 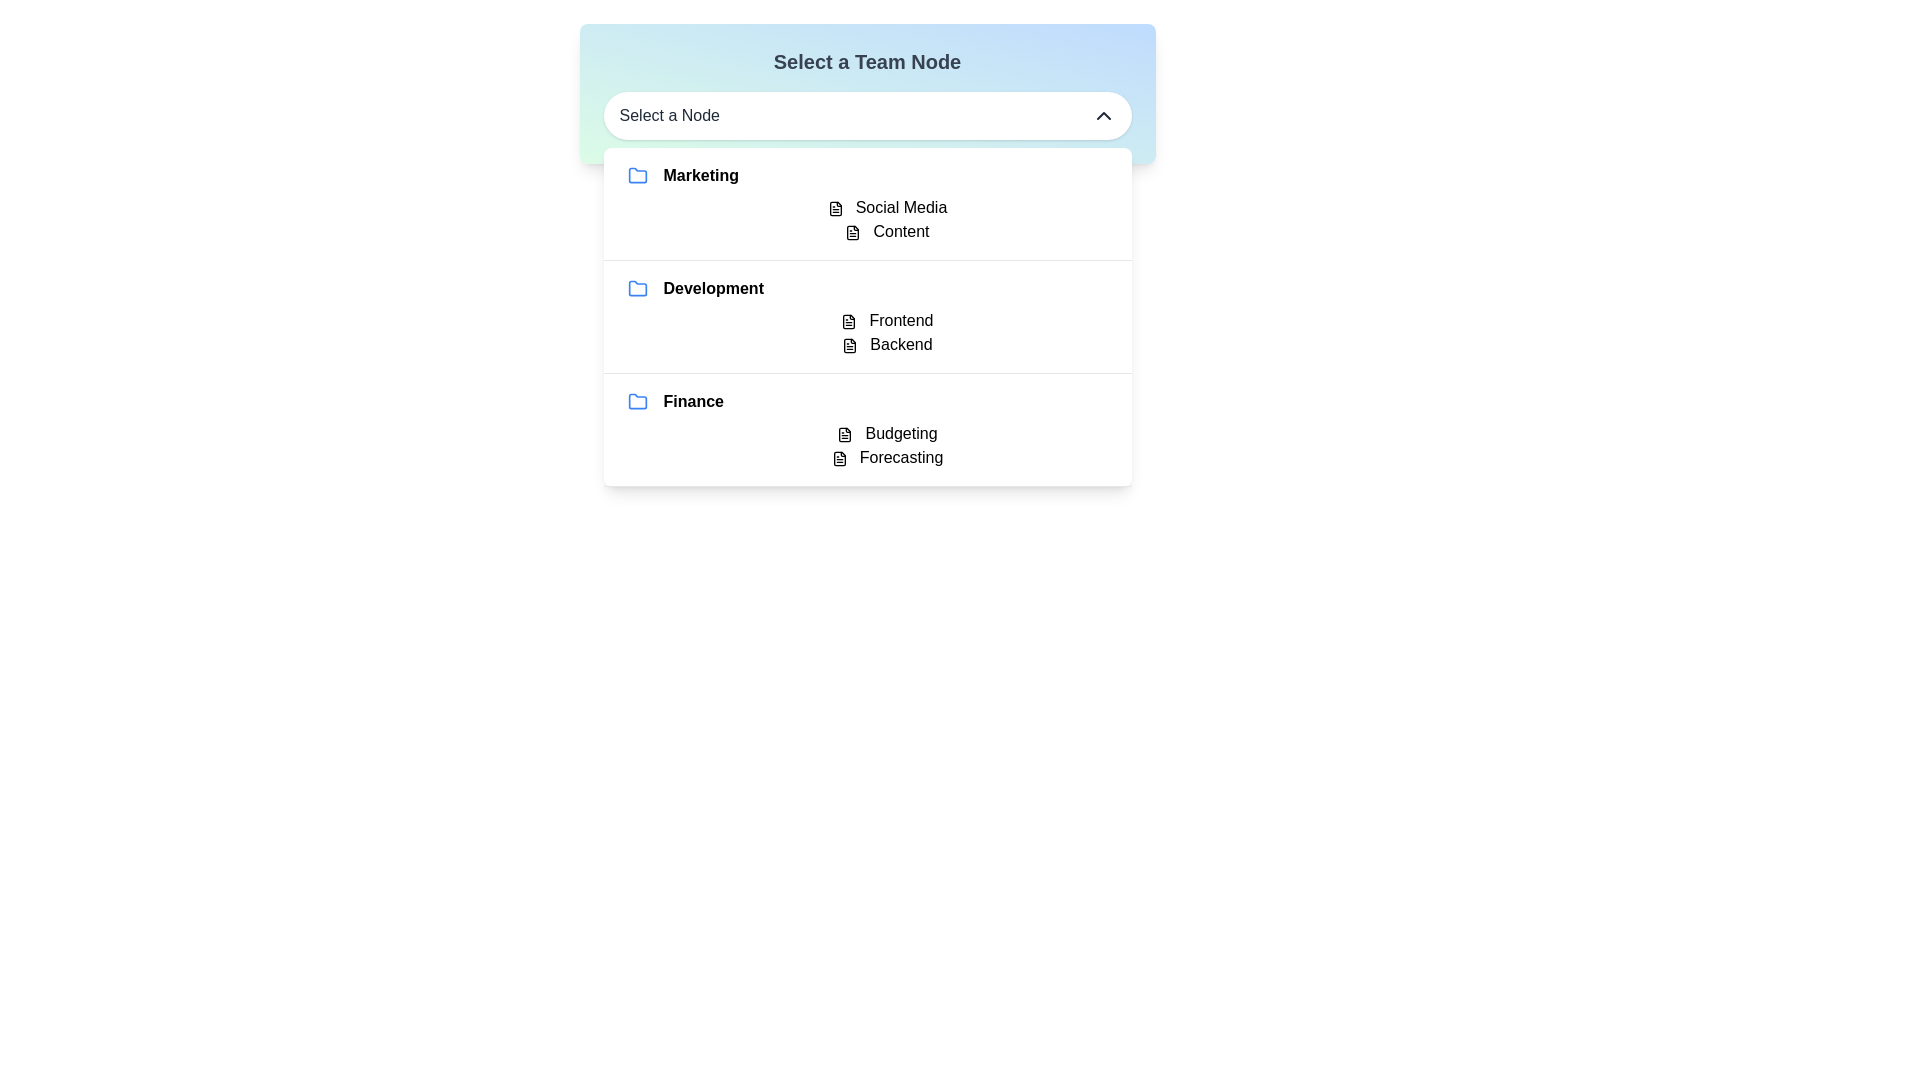 What do you see at coordinates (867, 316) in the screenshot?
I see `the 'Frontend' sub-item within the 'Development' menu section, which is represented by a folder icon and is the first sub-item listed under the 'Development' section` at bounding box center [867, 316].